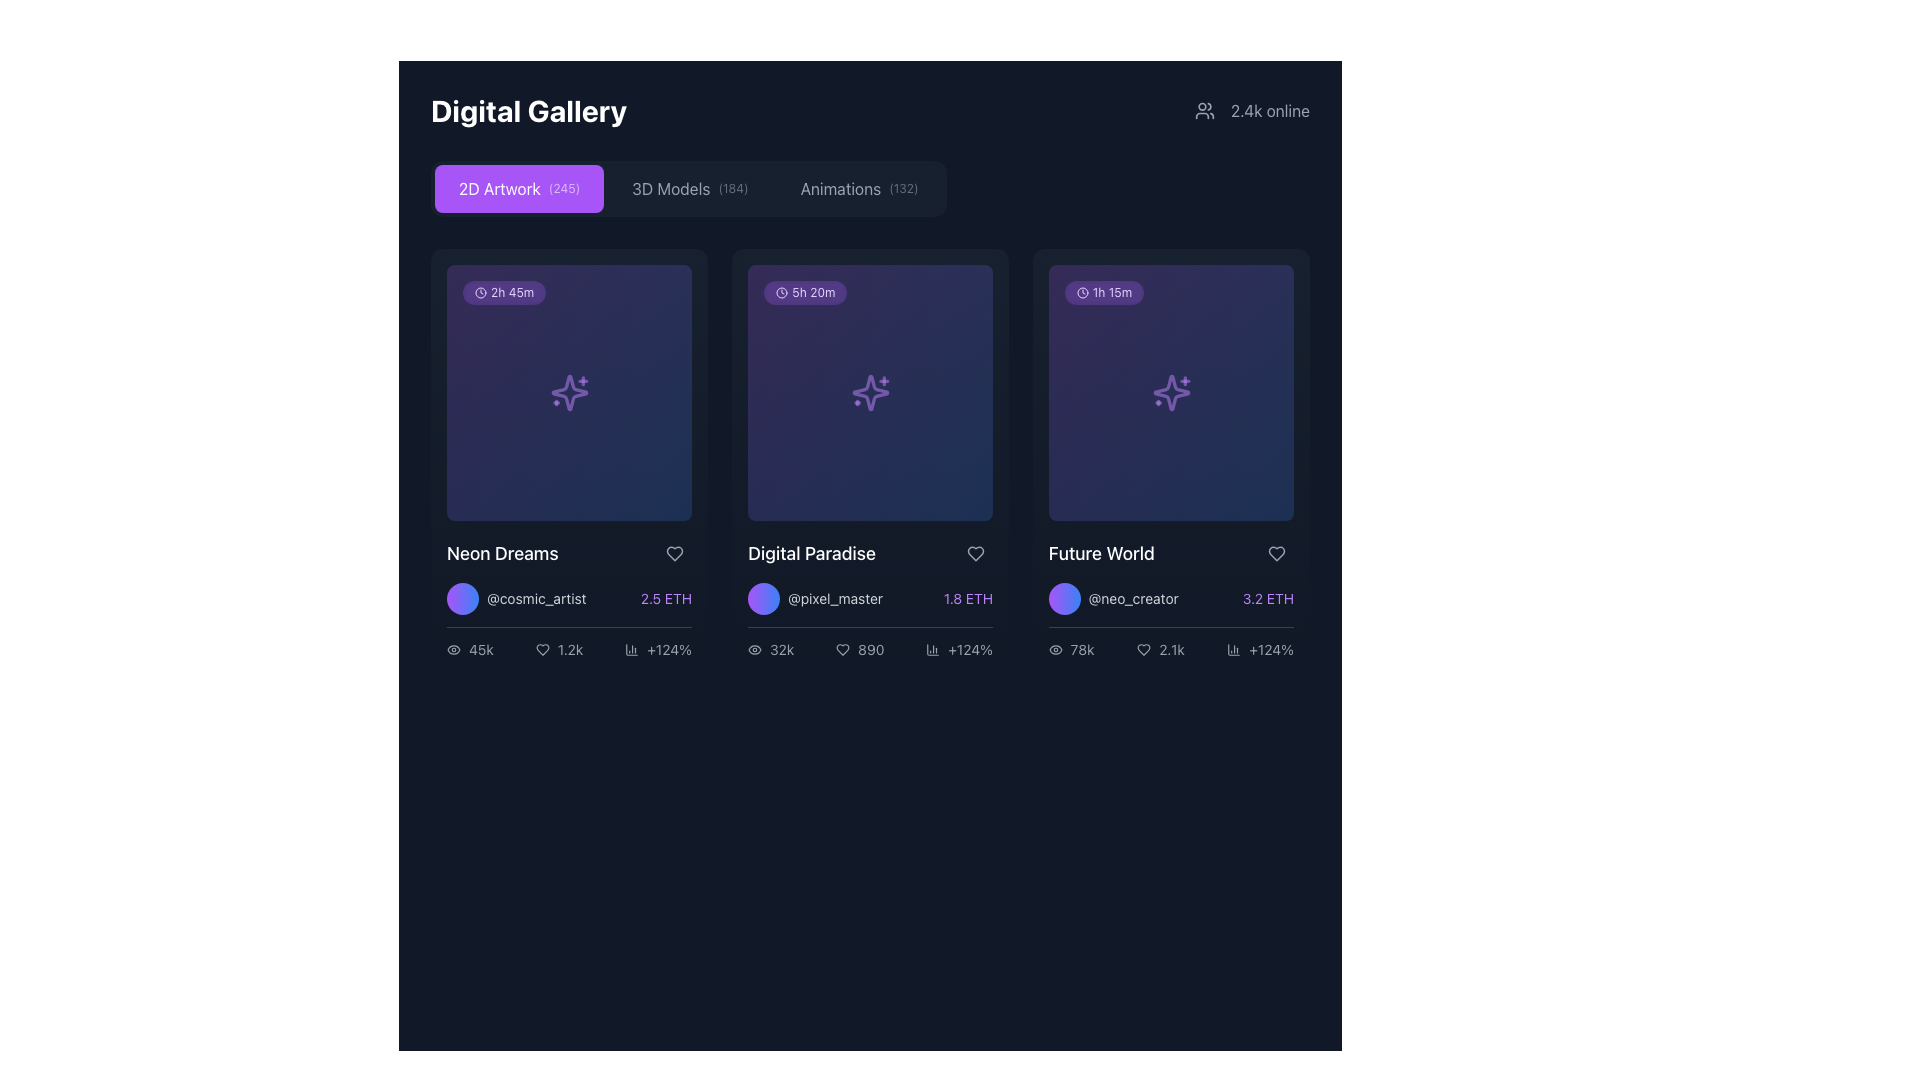  What do you see at coordinates (502, 554) in the screenshot?
I see `the text label displaying 'Neon Dreams' in medium, white font, located in the first column of the grid layout under the large preview thumbnail` at bounding box center [502, 554].